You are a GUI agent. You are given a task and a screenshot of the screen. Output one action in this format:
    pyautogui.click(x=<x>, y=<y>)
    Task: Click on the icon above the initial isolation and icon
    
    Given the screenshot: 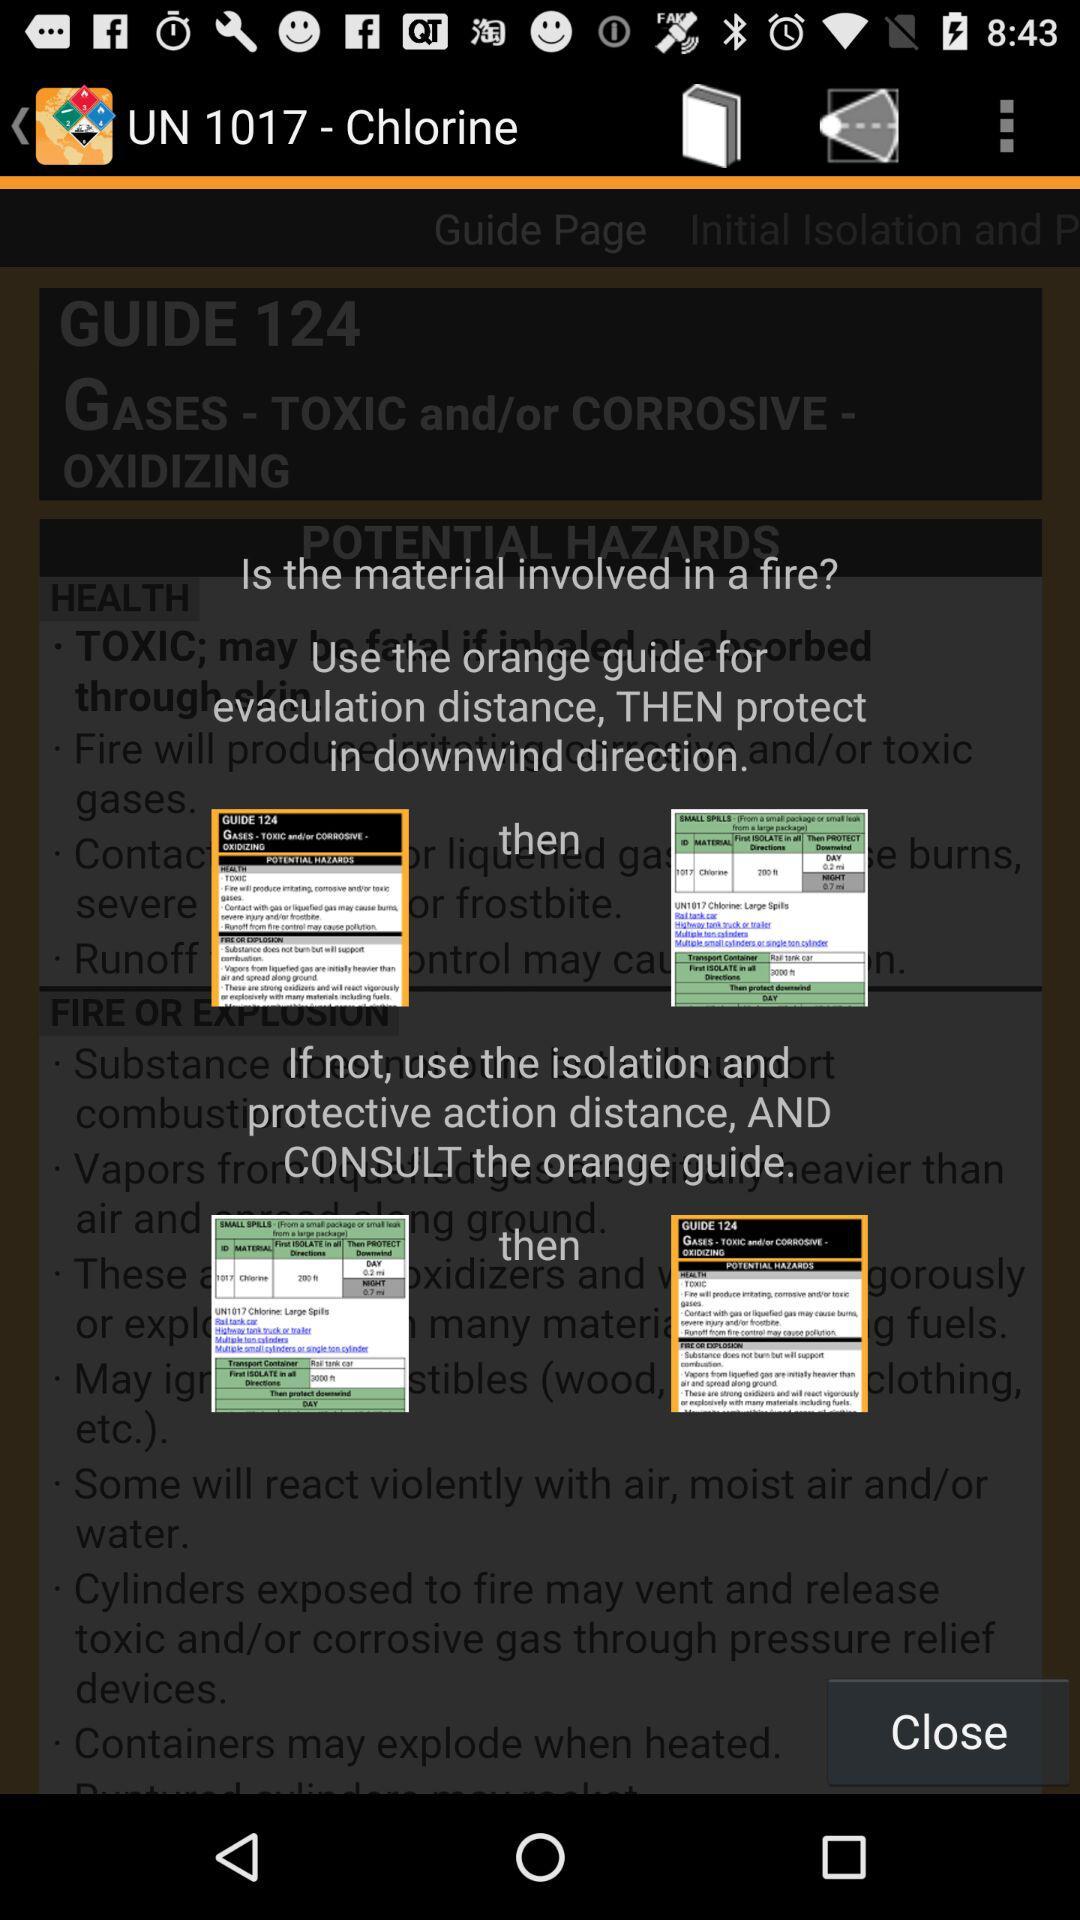 What is the action you would take?
    pyautogui.click(x=1006, y=124)
    